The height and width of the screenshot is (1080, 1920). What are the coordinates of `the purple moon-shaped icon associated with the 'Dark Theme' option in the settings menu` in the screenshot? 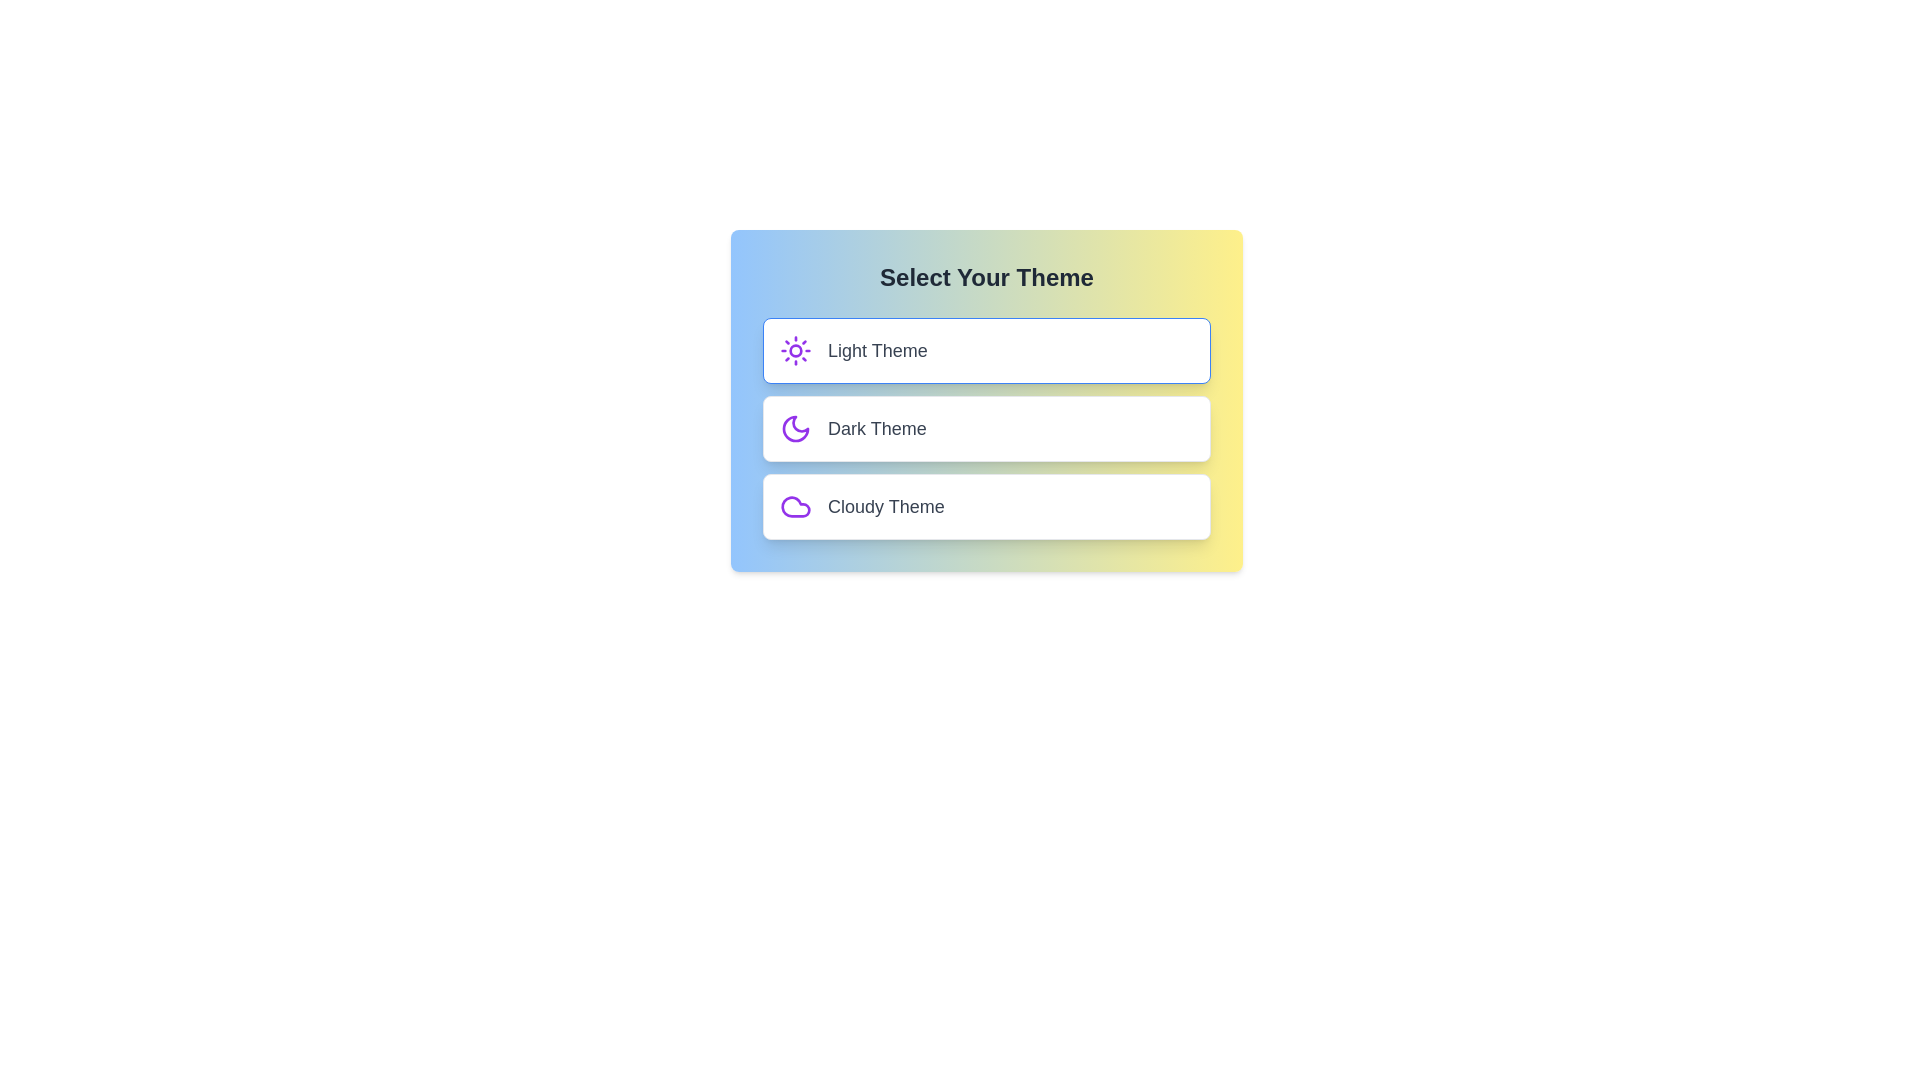 It's located at (795, 427).